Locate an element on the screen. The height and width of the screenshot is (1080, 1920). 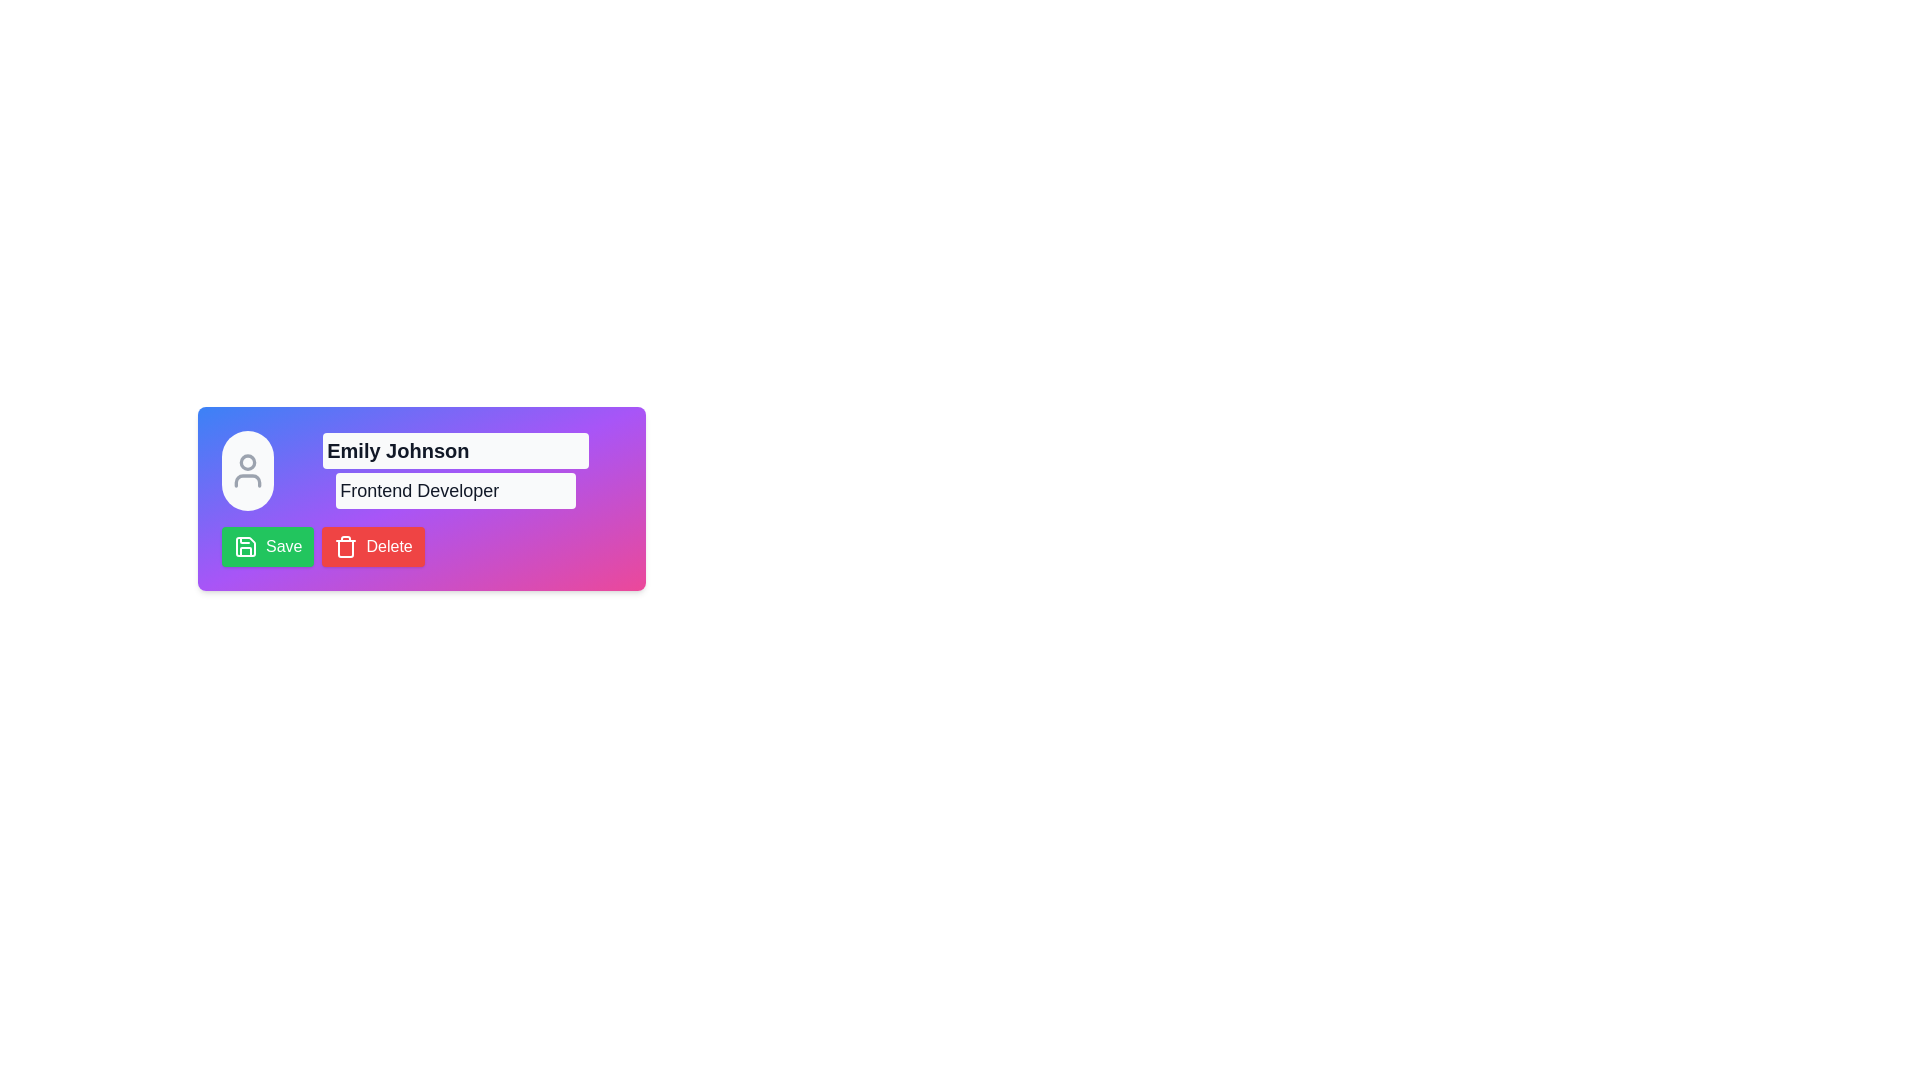
the trash can icon located to the left of the text 'Delete' within the red rectangular button at the bottom-right of the card interface is located at coordinates (346, 547).